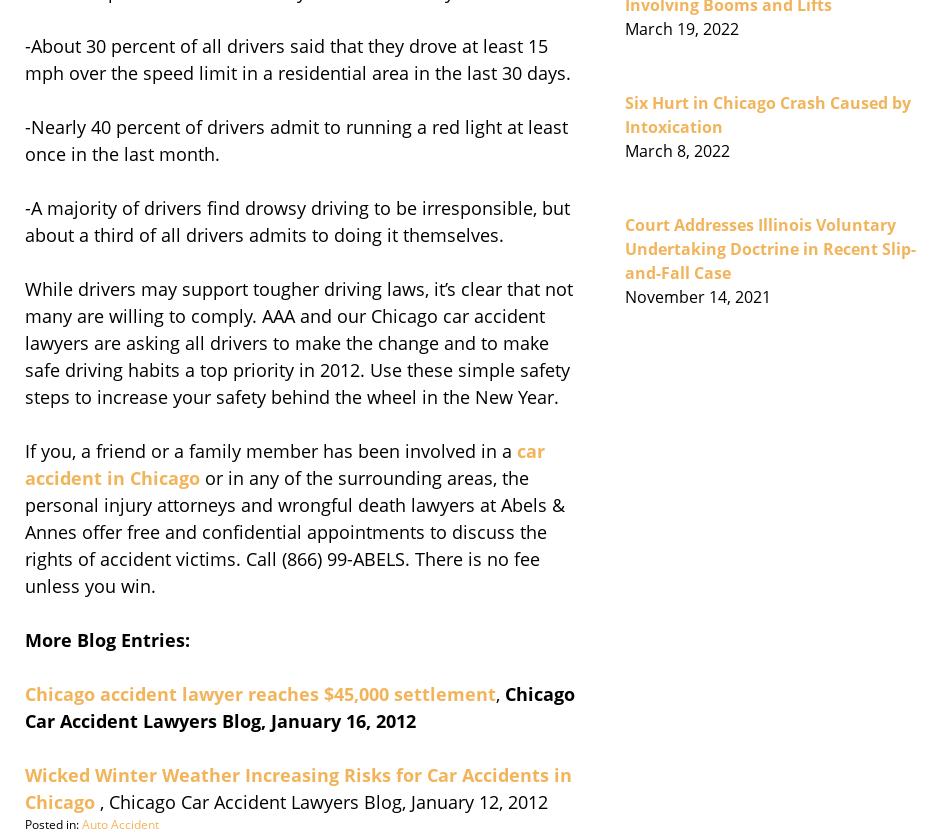 Image resolution: width=950 pixels, height=837 pixels. I want to click on 'Chicago Car Accident Lawyers Blog, January 16, 2012', so click(299, 705).